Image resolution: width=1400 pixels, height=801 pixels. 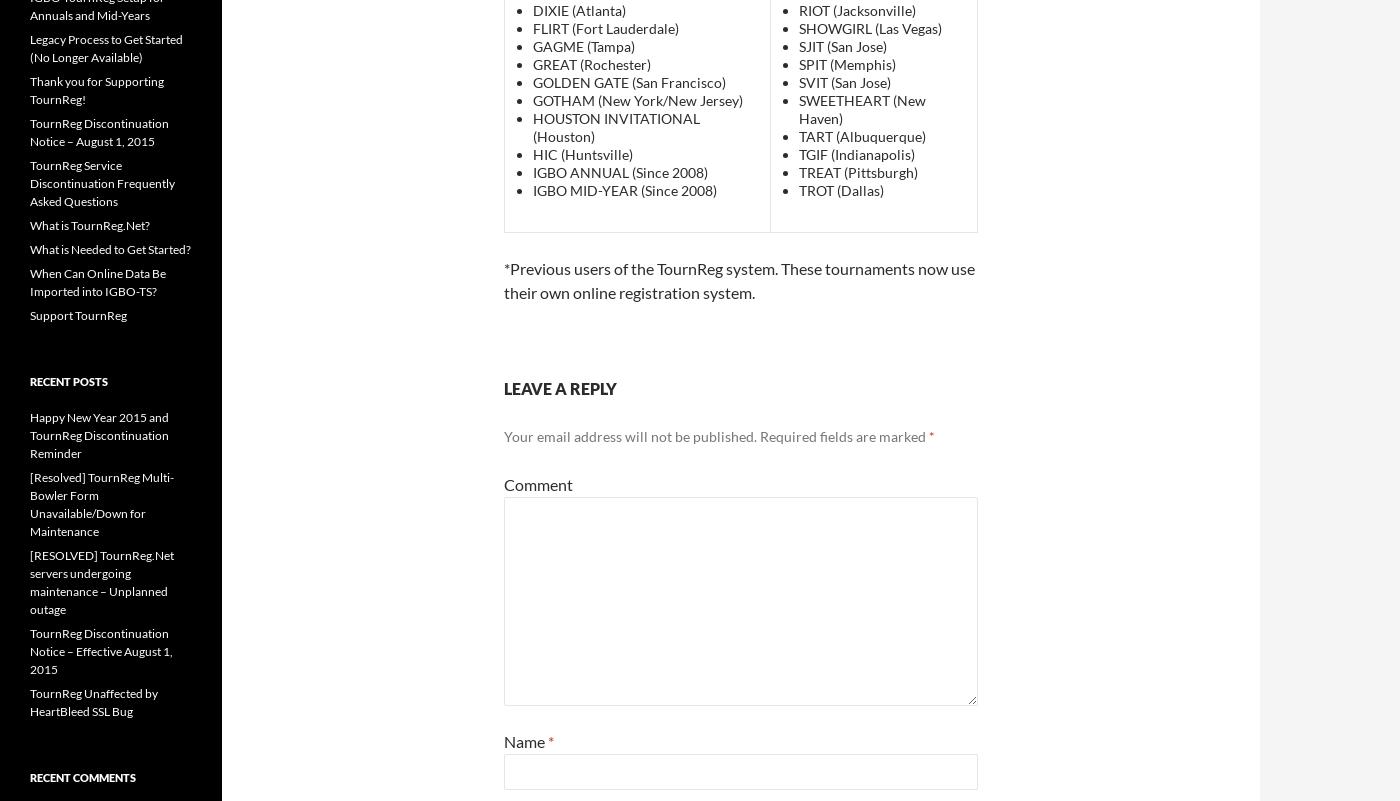 I want to click on 'GAGME (Tampa)', so click(x=583, y=45).